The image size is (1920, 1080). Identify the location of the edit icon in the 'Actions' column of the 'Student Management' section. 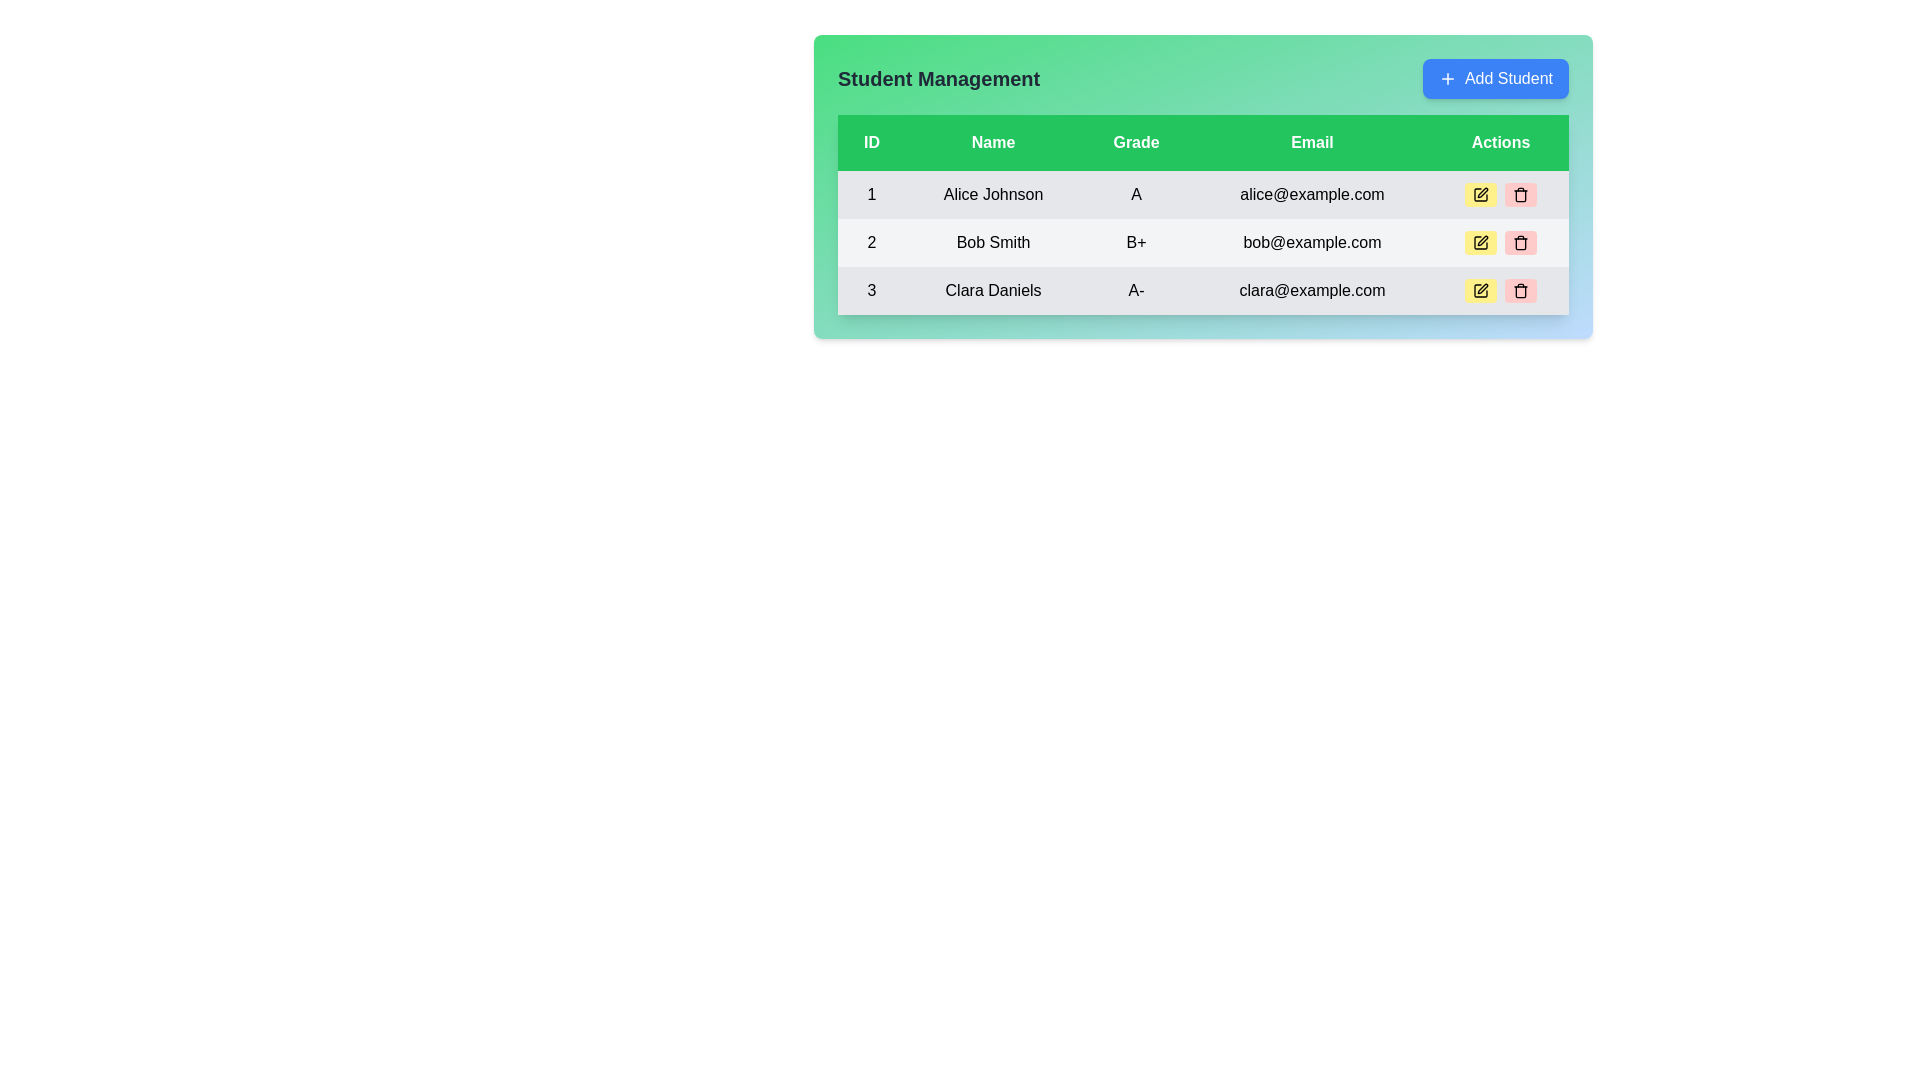
(1483, 239).